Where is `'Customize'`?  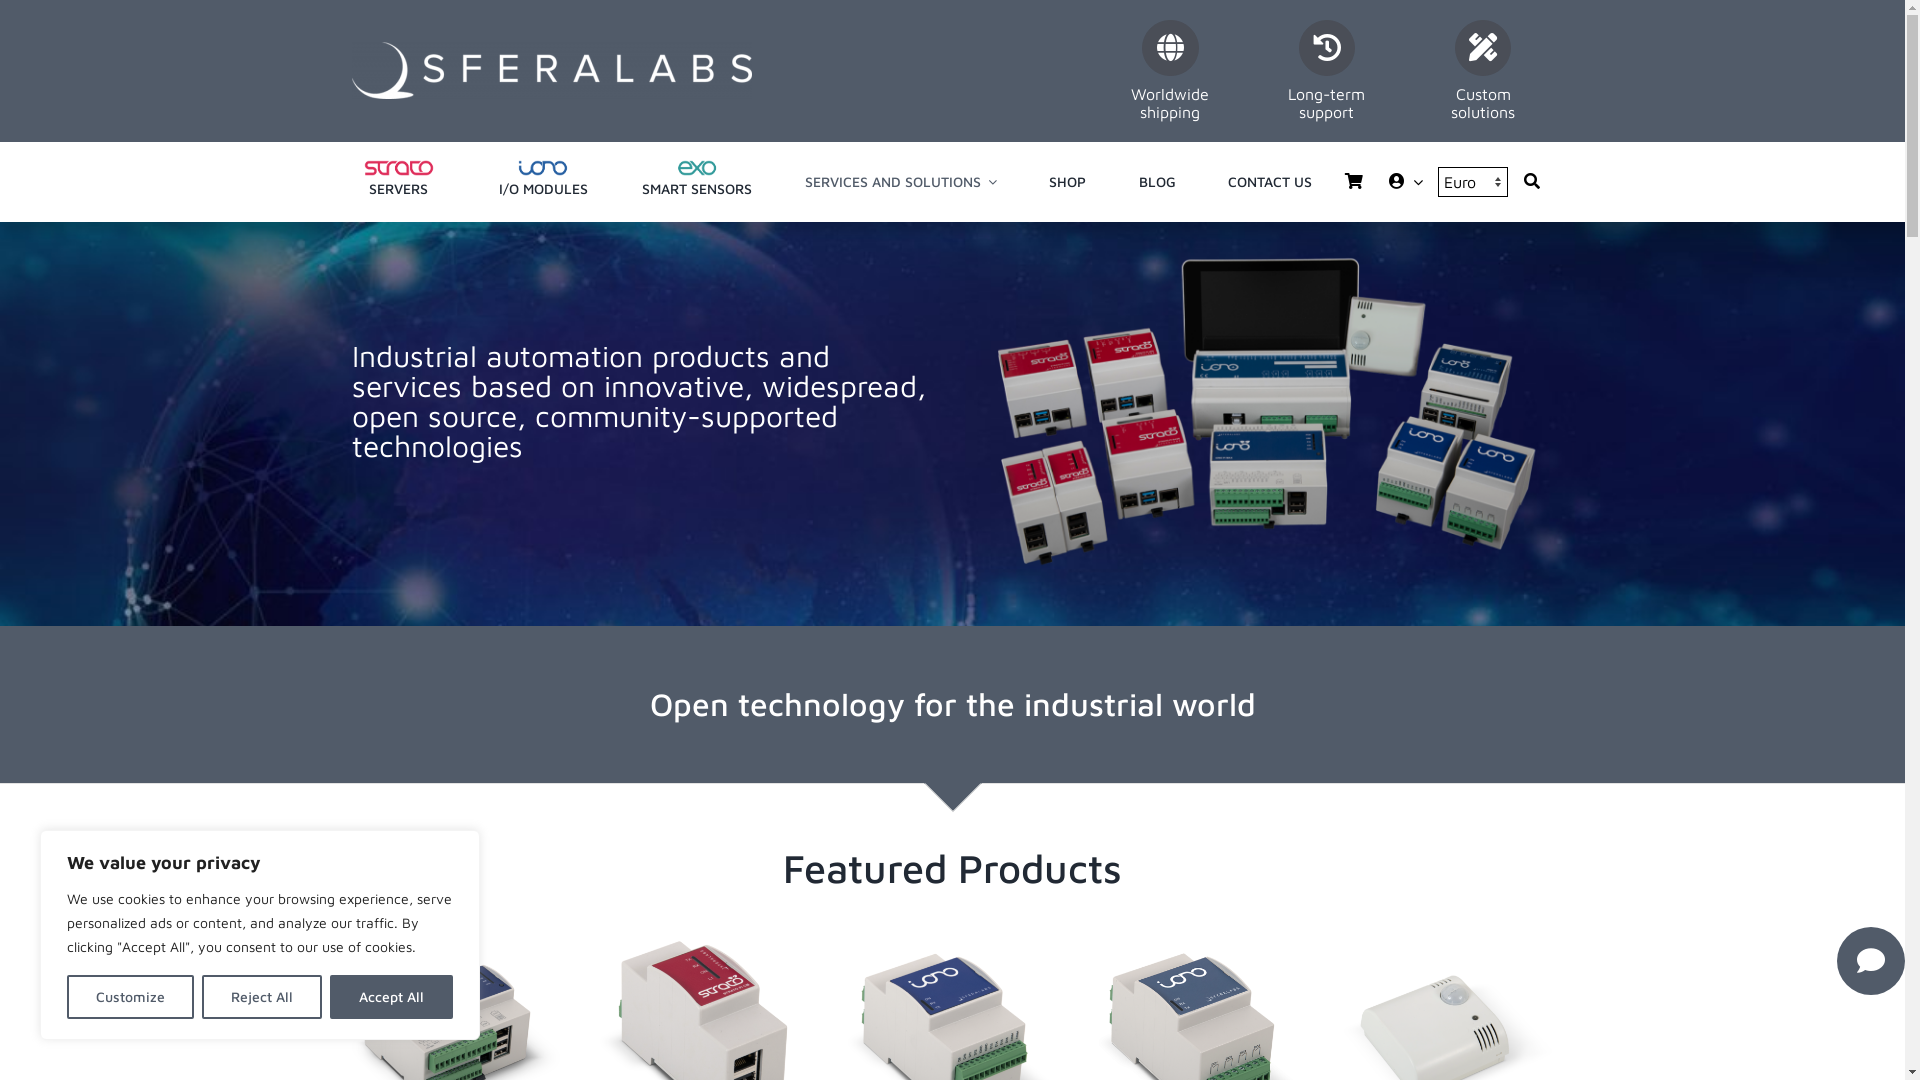 'Customize' is located at coordinates (129, 996).